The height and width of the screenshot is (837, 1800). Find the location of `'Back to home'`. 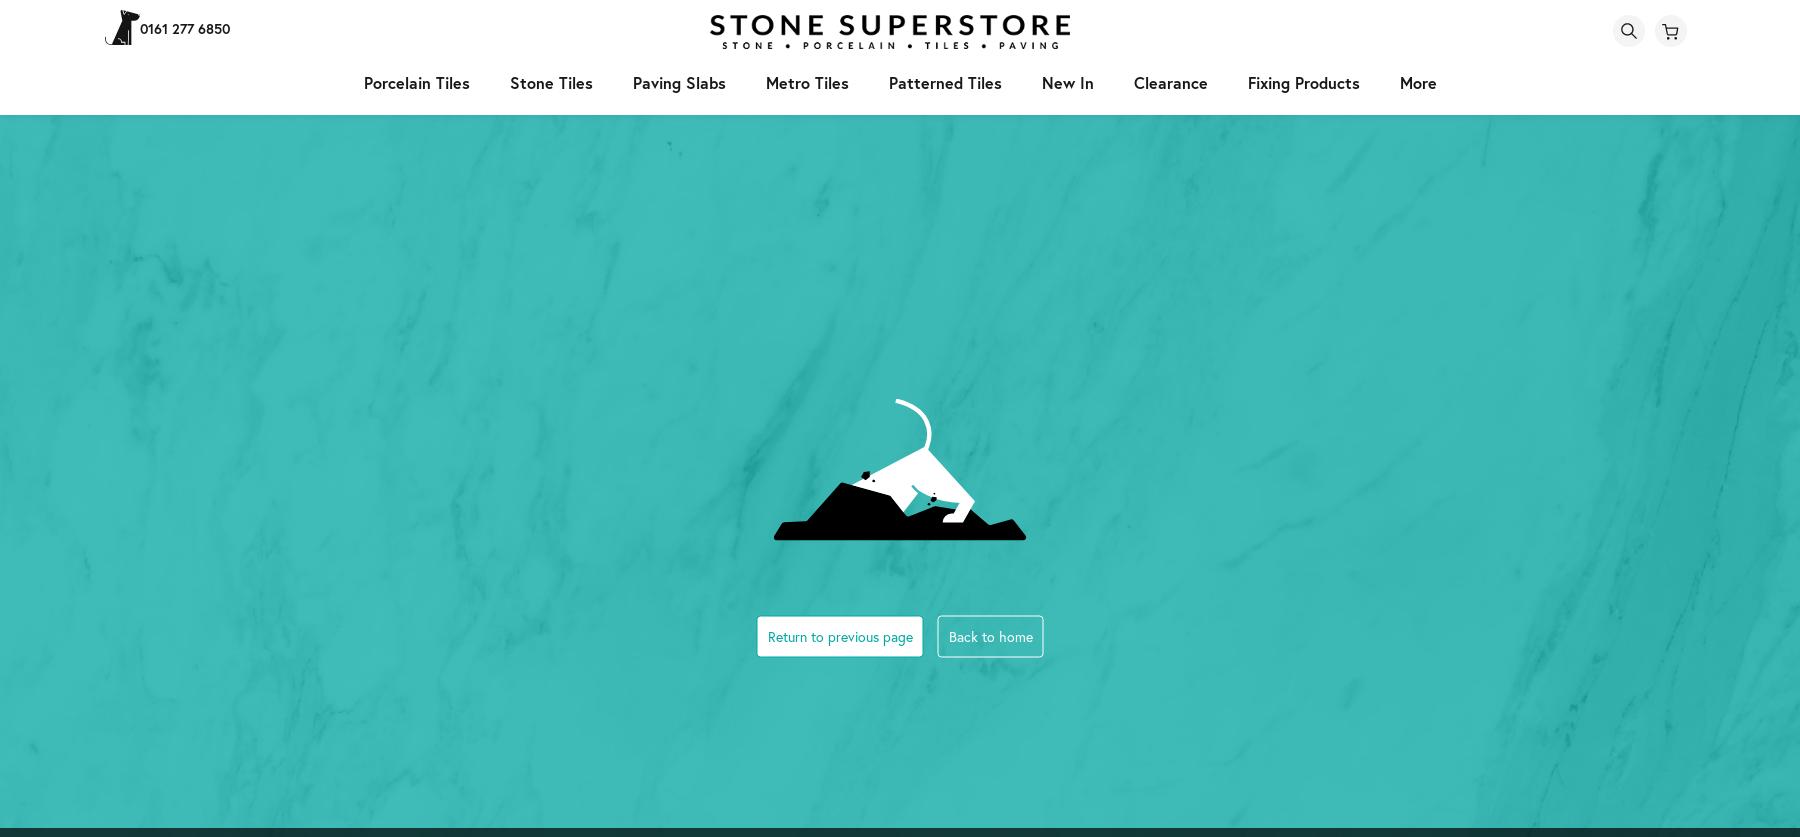

'Back to home' is located at coordinates (989, 635).